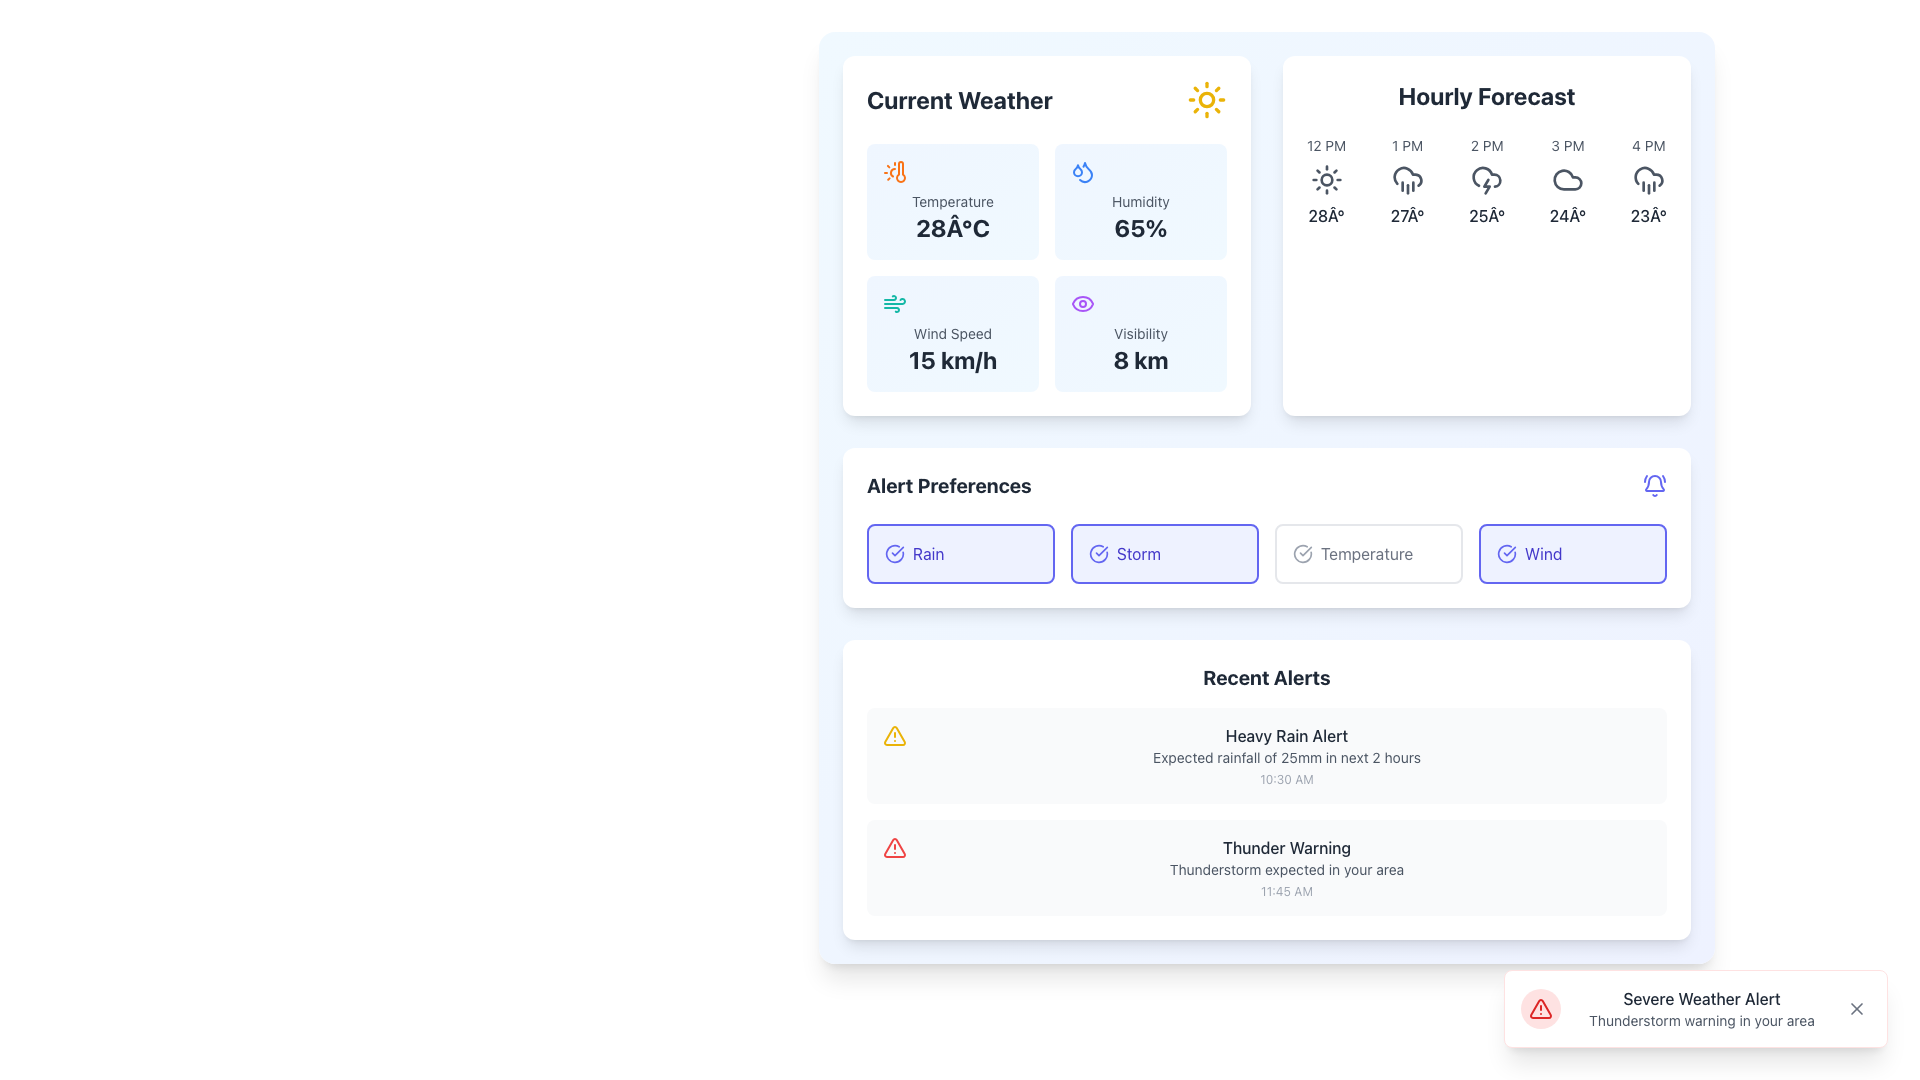 This screenshot has width=1920, height=1080. I want to click on the Informational weather block displaying '4 PM' with the cloudy icon and '23°' text, which is the fifth element in the 'Hourly Forecast' section, so click(1648, 181).